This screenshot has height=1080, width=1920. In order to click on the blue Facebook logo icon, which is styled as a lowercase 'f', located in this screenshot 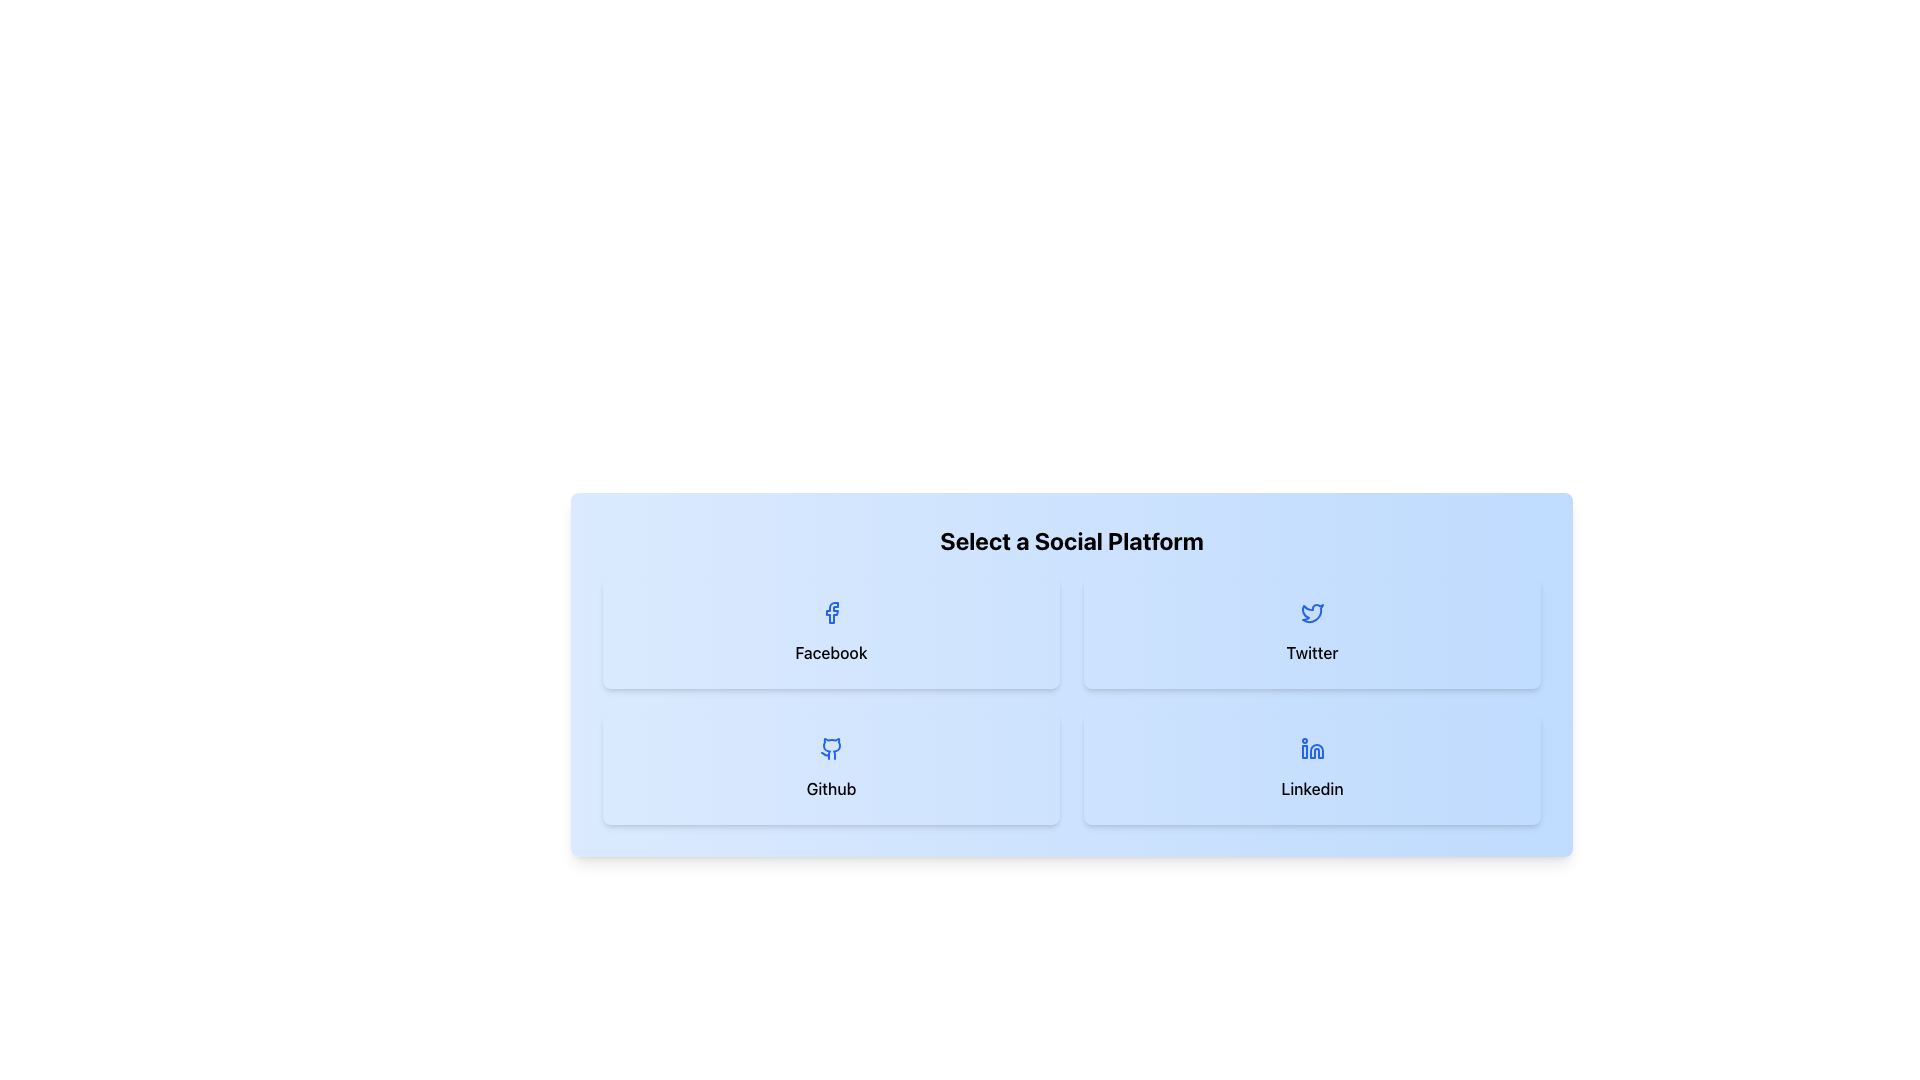, I will do `click(831, 612)`.